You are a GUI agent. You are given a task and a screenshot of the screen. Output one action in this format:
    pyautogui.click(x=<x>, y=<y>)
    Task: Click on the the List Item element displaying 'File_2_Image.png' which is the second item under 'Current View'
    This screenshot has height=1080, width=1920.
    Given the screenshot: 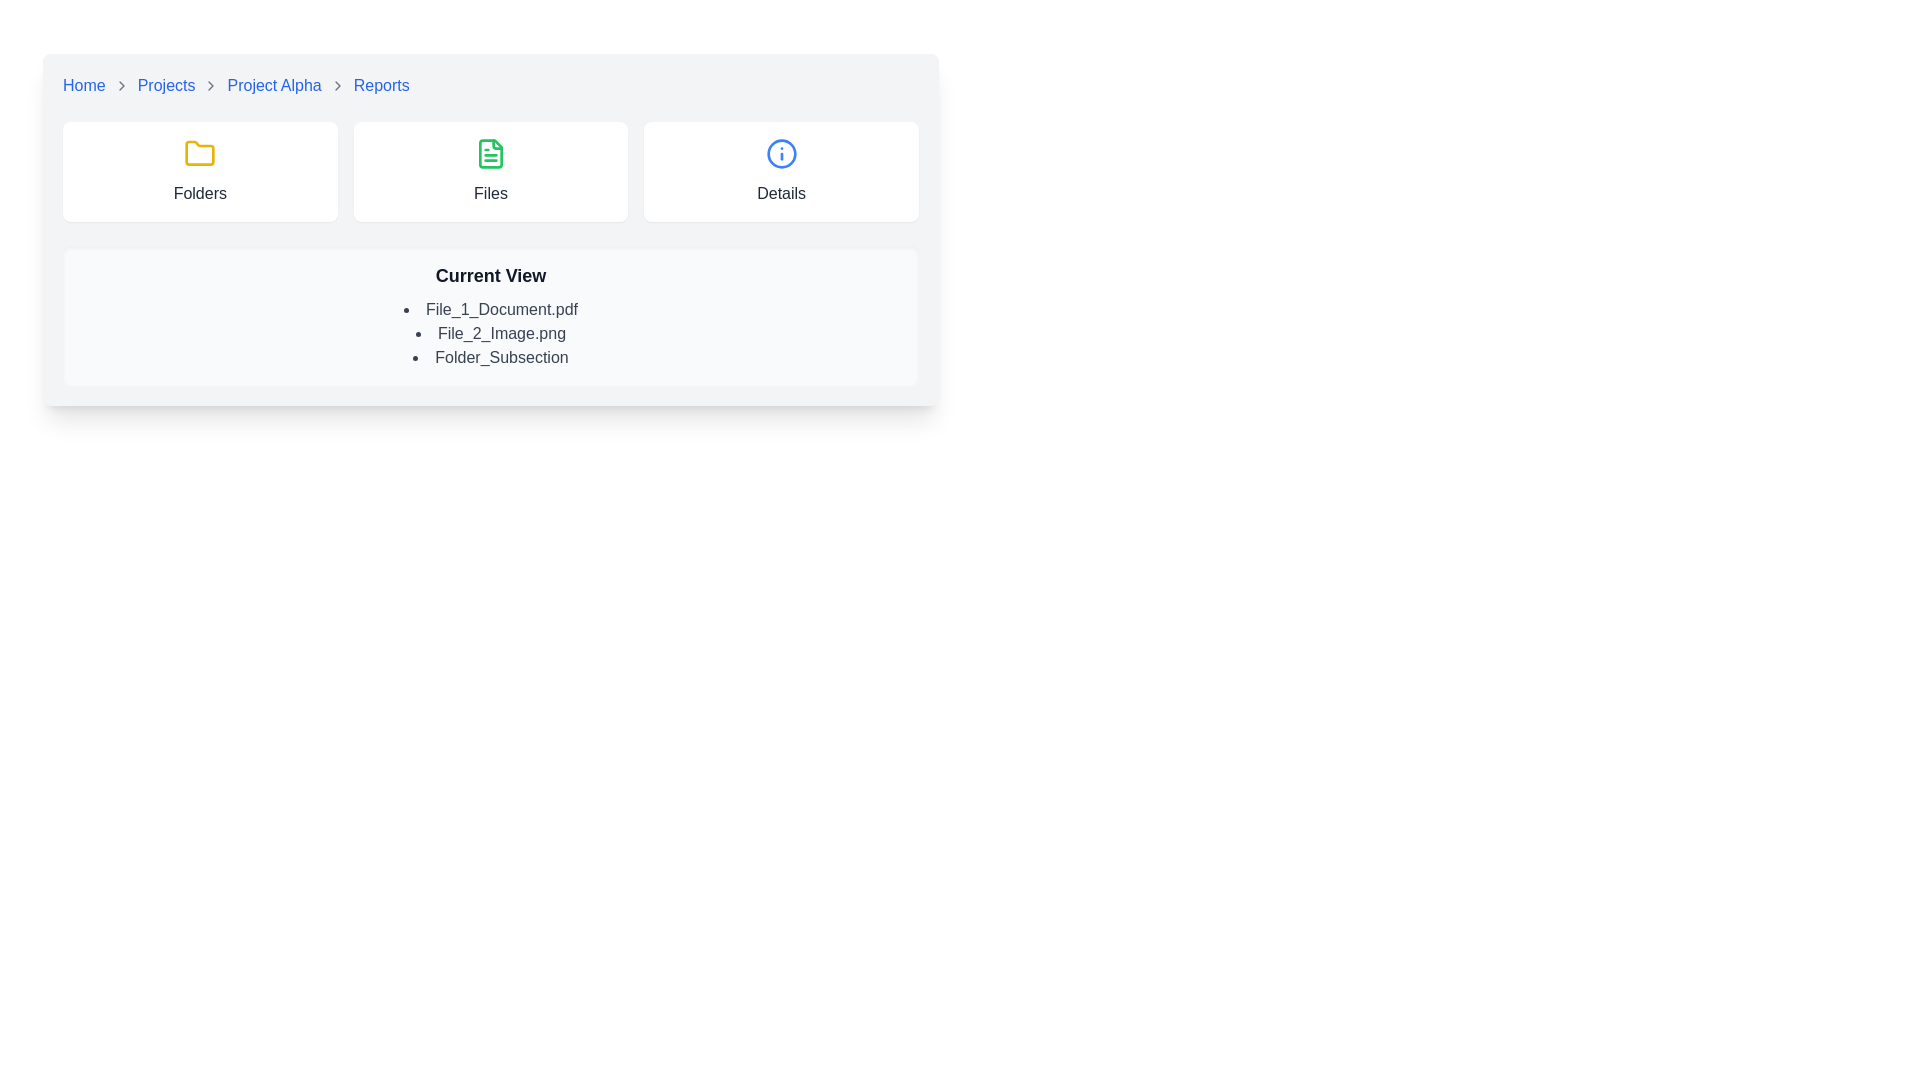 What is the action you would take?
    pyautogui.click(x=490, y=333)
    